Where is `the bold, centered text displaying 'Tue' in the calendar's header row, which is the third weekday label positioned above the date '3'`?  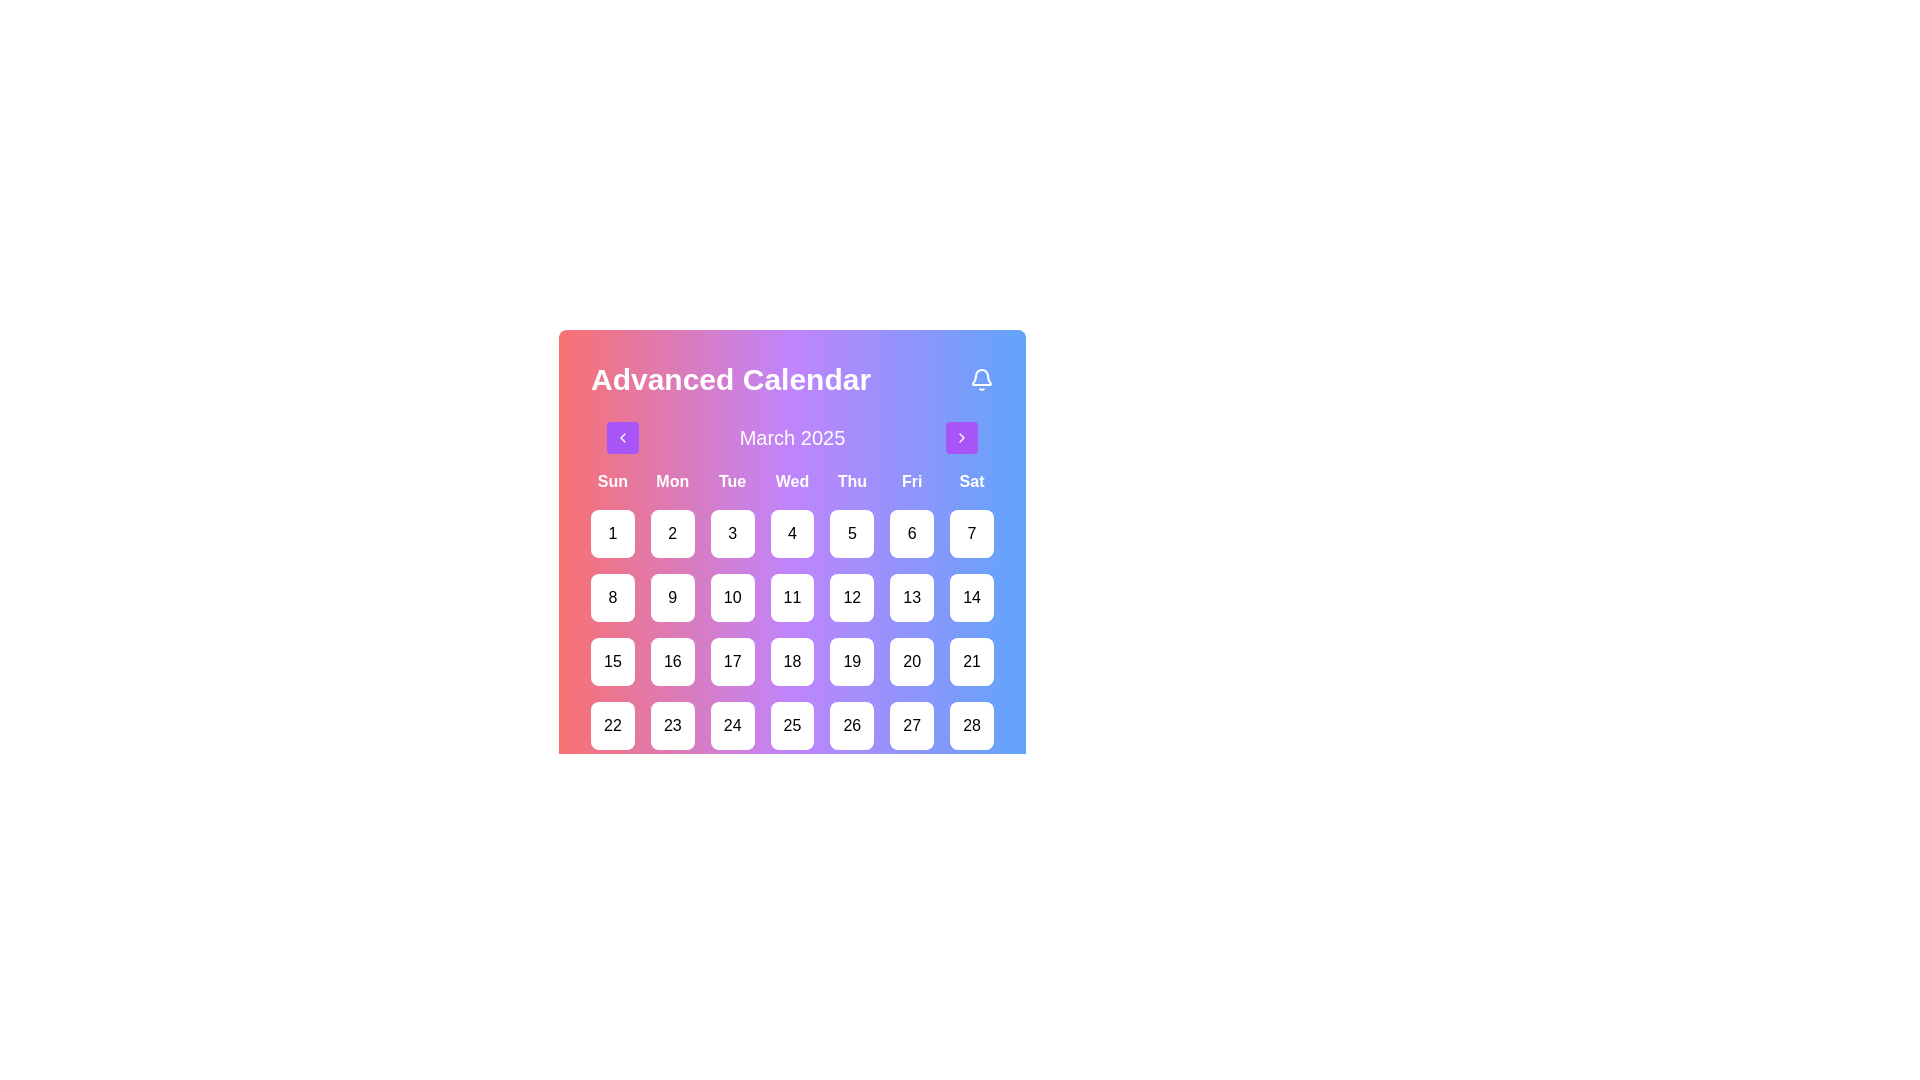
the bold, centered text displaying 'Tue' in the calendar's header row, which is the third weekday label positioned above the date '3' is located at coordinates (731, 482).